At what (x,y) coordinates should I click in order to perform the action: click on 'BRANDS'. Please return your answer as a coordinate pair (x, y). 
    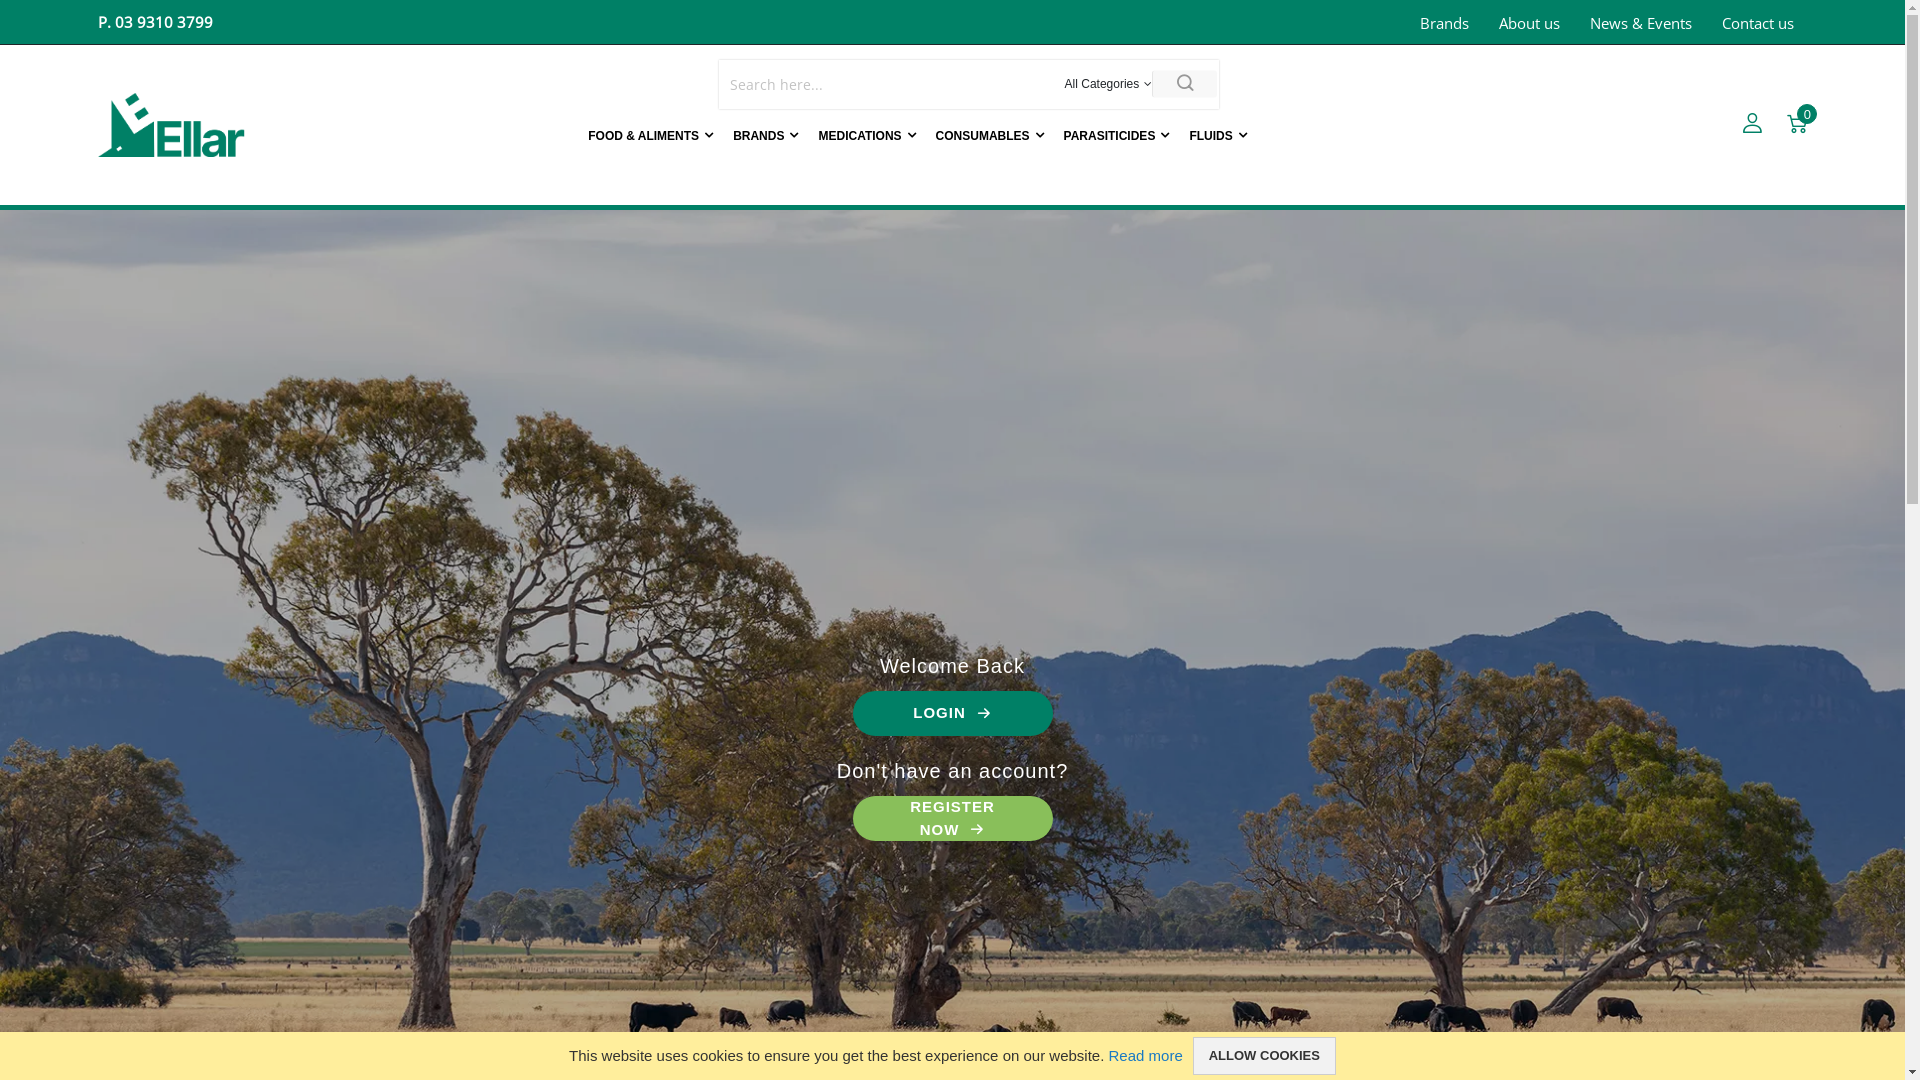
    Looking at the image, I should click on (764, 135).